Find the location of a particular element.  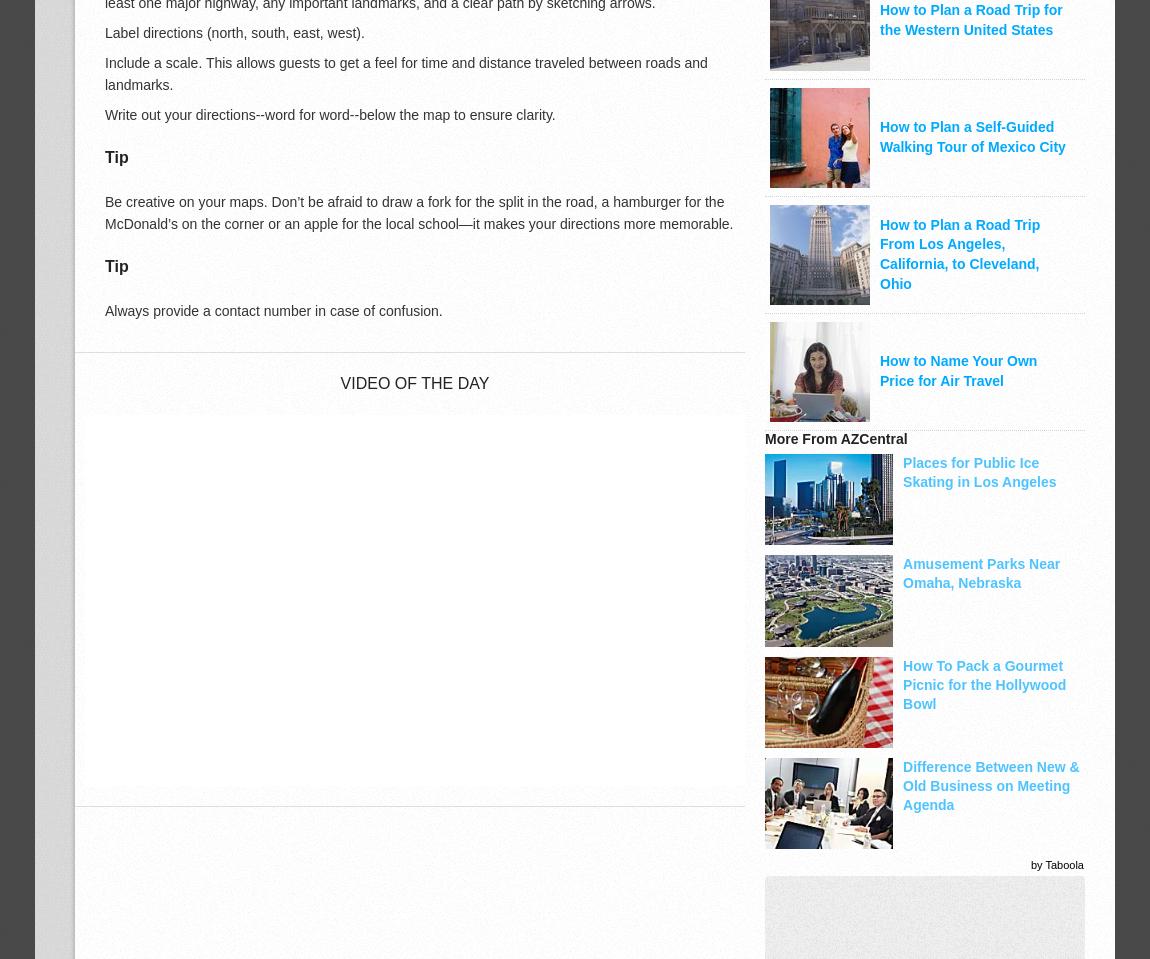

'How to Plan a Road Trip From Los Angeles, California, to Cleveland, Ohio' is located at coordinates (960, 253).